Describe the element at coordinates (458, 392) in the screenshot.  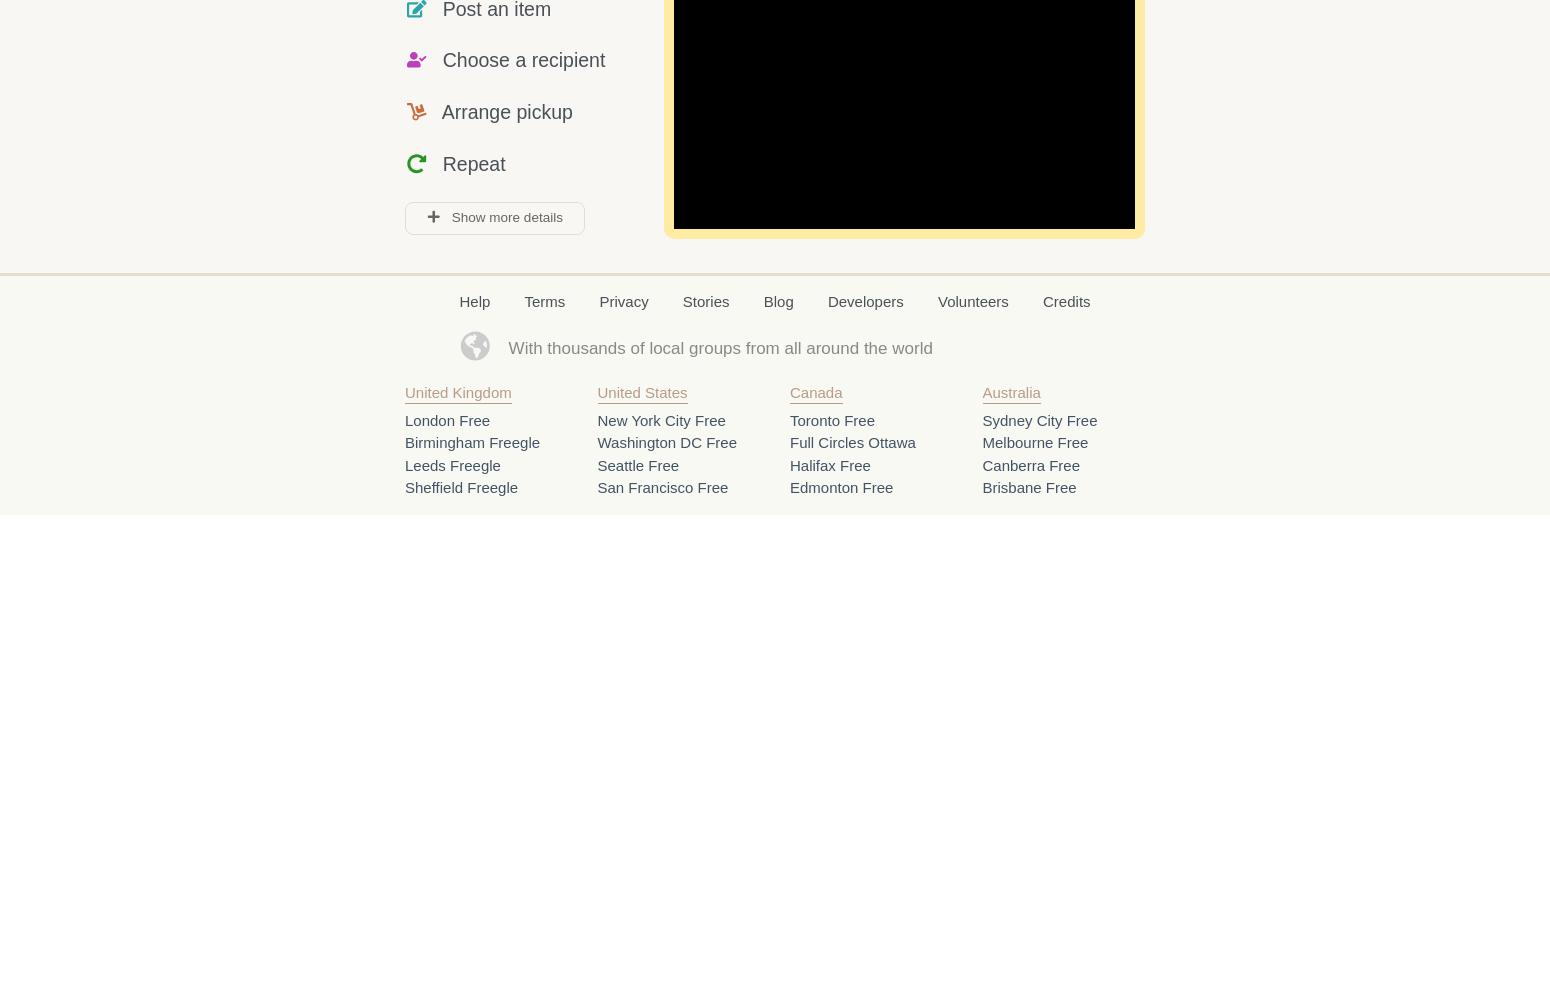
I see `'United Kingdom'` at that location.